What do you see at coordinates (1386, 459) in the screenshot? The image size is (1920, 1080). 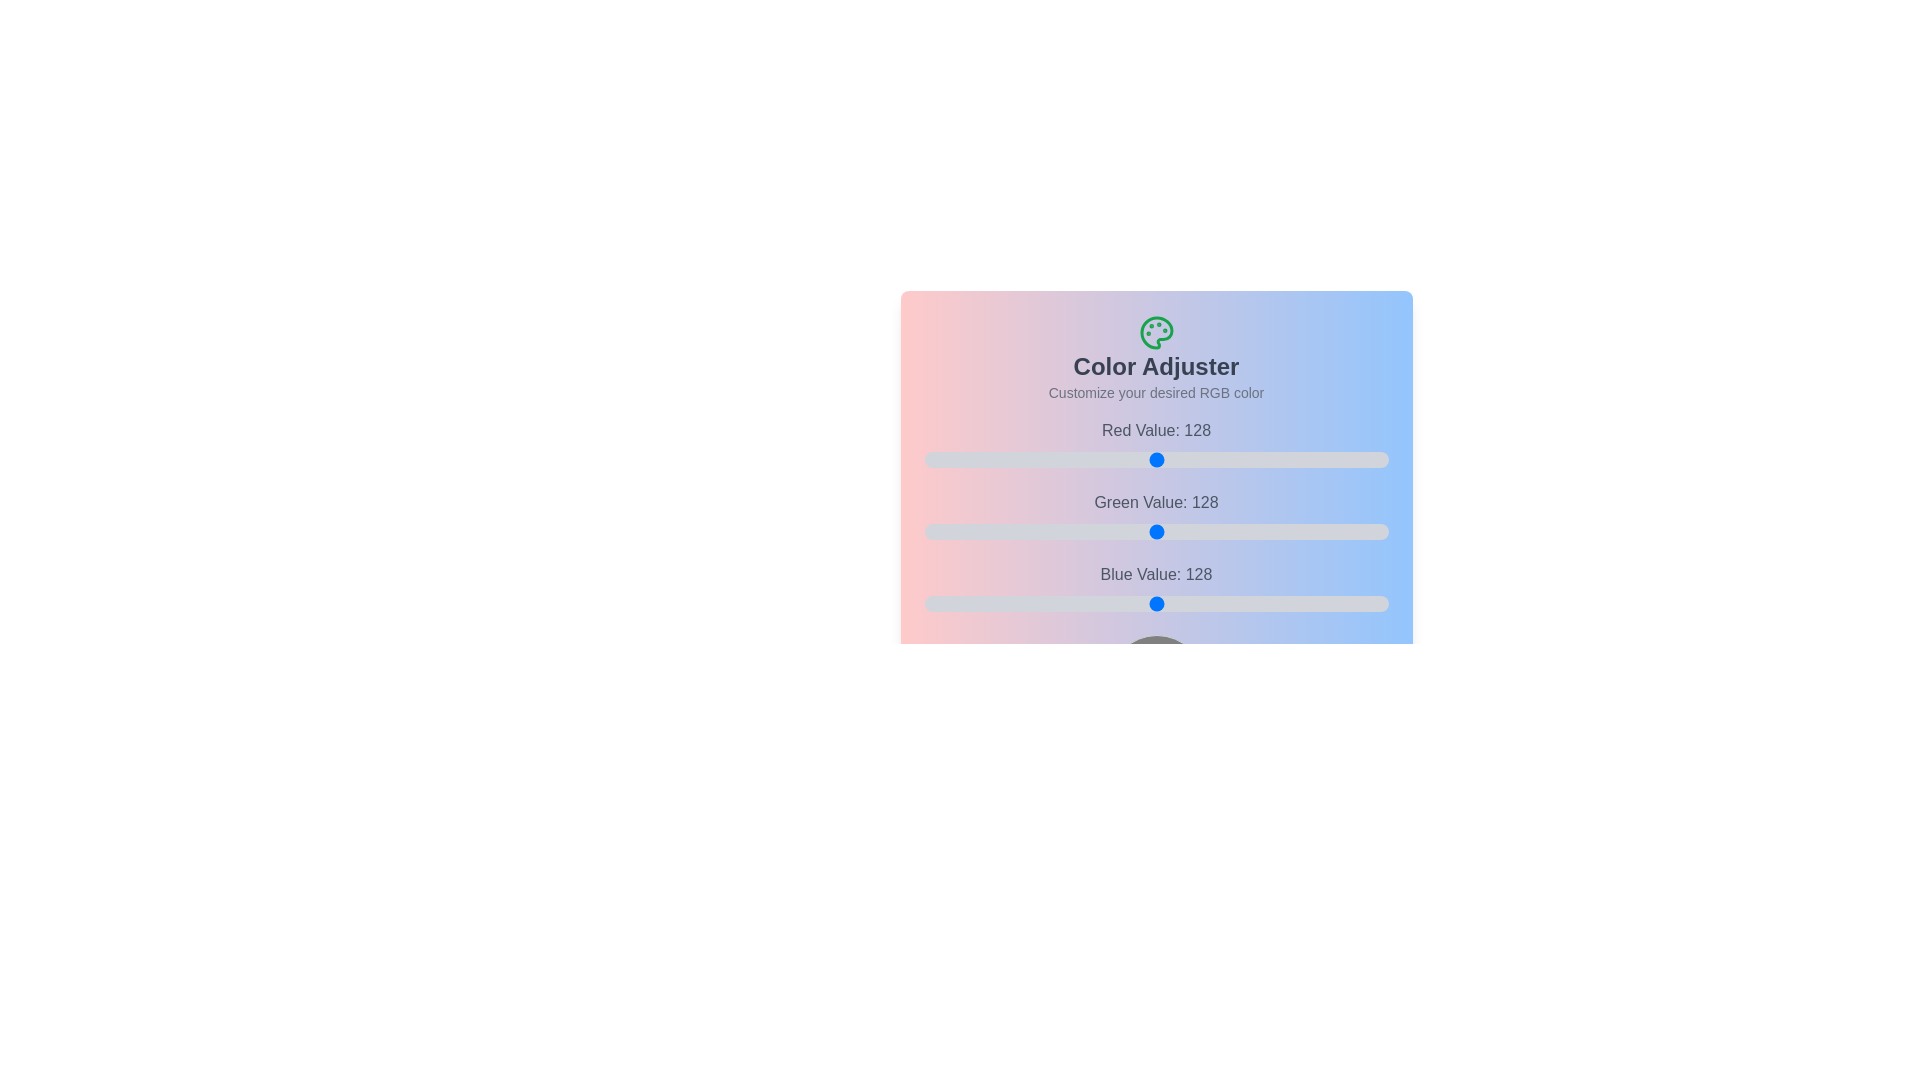 I see `the 0 slider to 254` at bounding box center [1386, 459].